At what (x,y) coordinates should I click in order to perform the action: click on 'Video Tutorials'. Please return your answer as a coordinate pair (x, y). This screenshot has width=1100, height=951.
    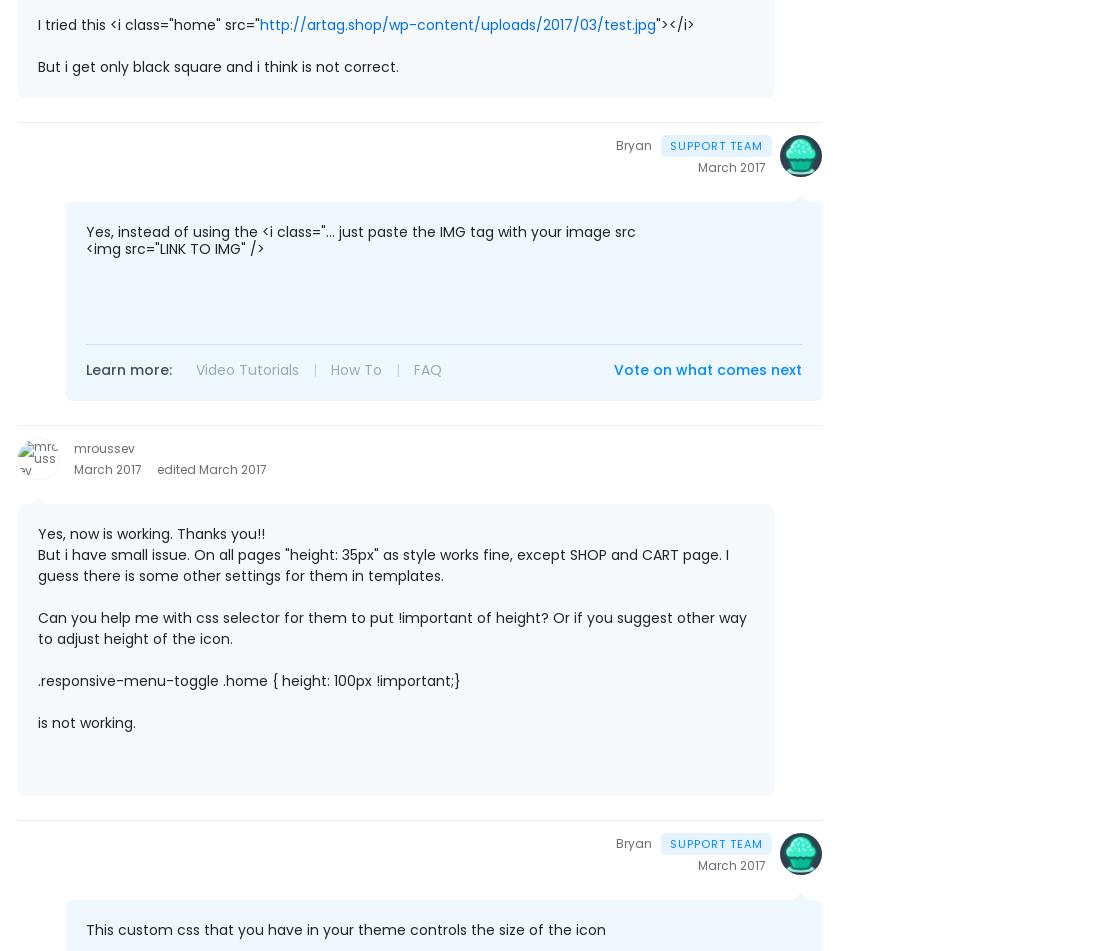
    Looking at the image, I should click on (195, 370).